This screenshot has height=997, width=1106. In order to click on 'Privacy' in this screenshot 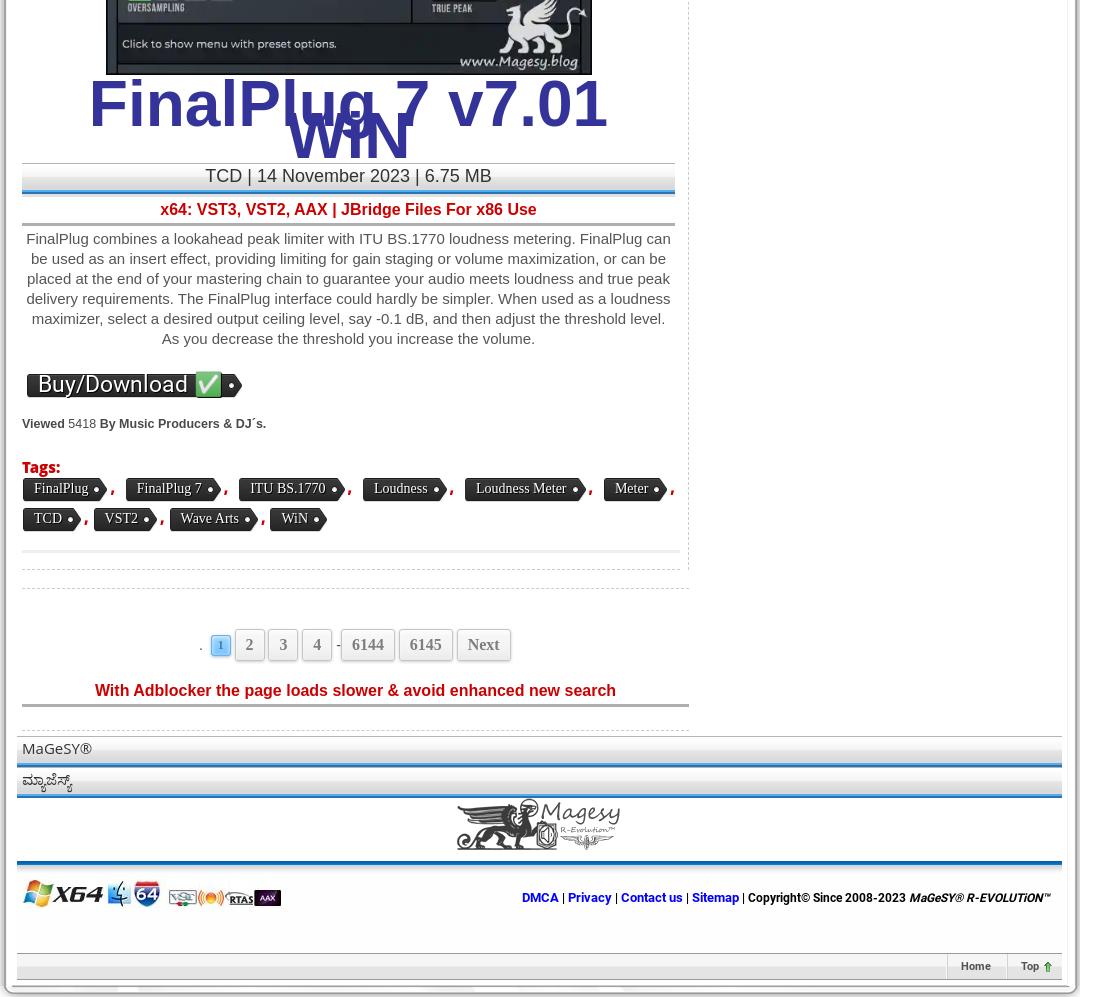, I will do `click(590, 895)`.